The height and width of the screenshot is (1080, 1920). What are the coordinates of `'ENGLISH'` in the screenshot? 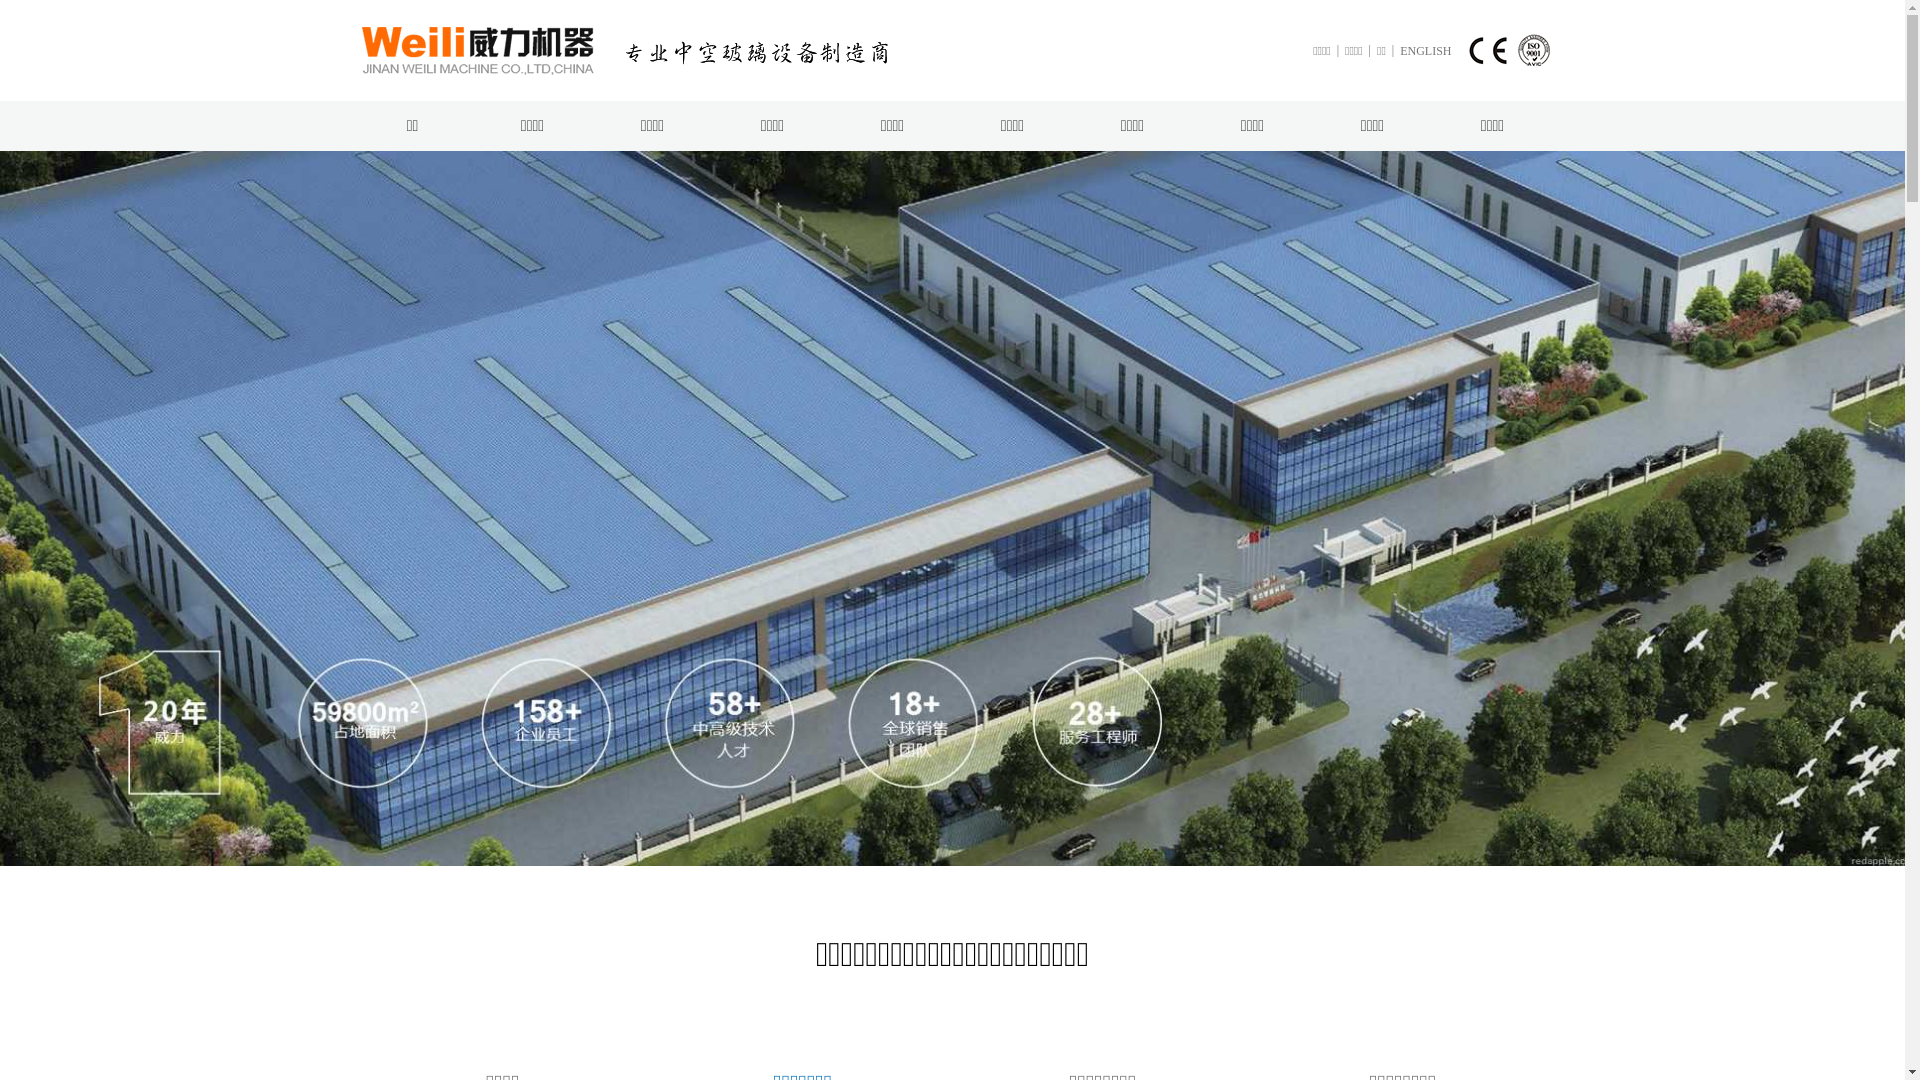 It's located at (1424, 49).